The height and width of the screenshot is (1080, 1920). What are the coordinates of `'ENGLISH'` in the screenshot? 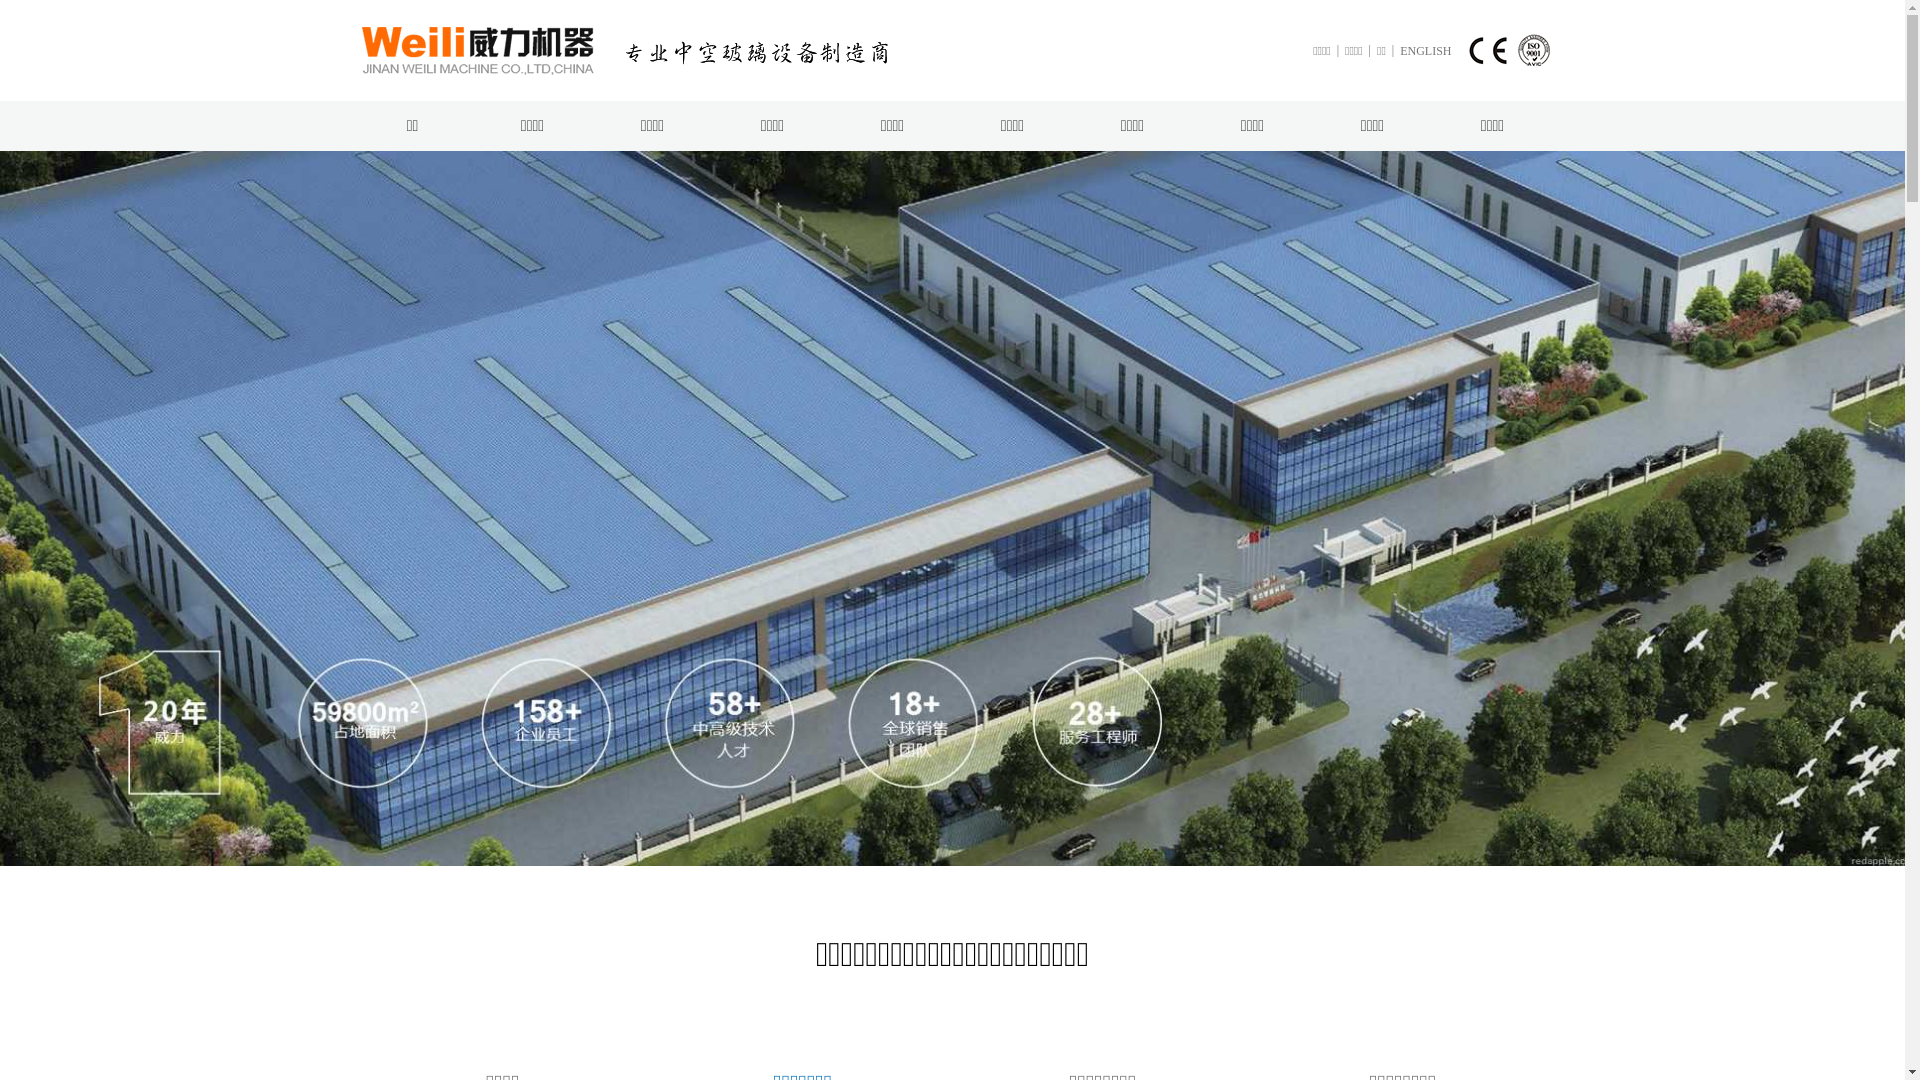 It's located at (1424, 49).